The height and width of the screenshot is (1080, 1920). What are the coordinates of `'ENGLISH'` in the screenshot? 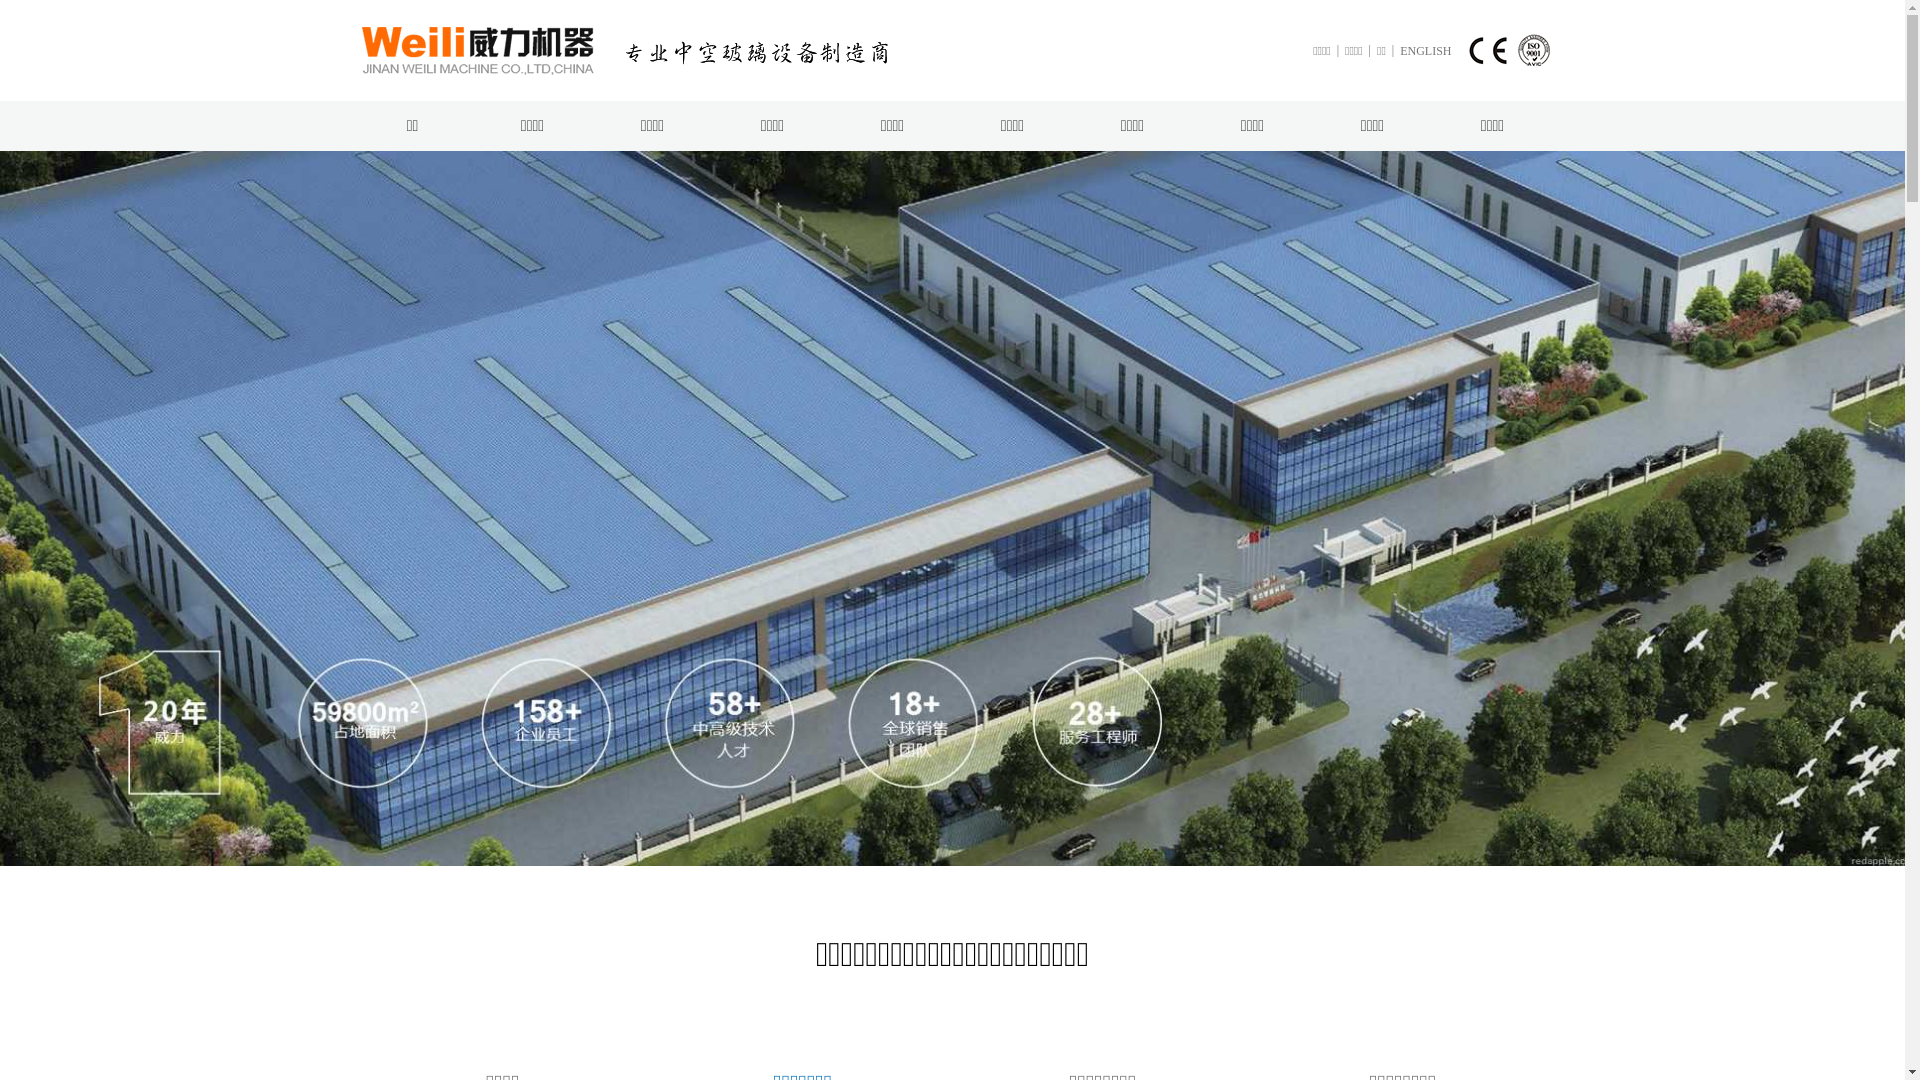 It's located at (1424, 49).